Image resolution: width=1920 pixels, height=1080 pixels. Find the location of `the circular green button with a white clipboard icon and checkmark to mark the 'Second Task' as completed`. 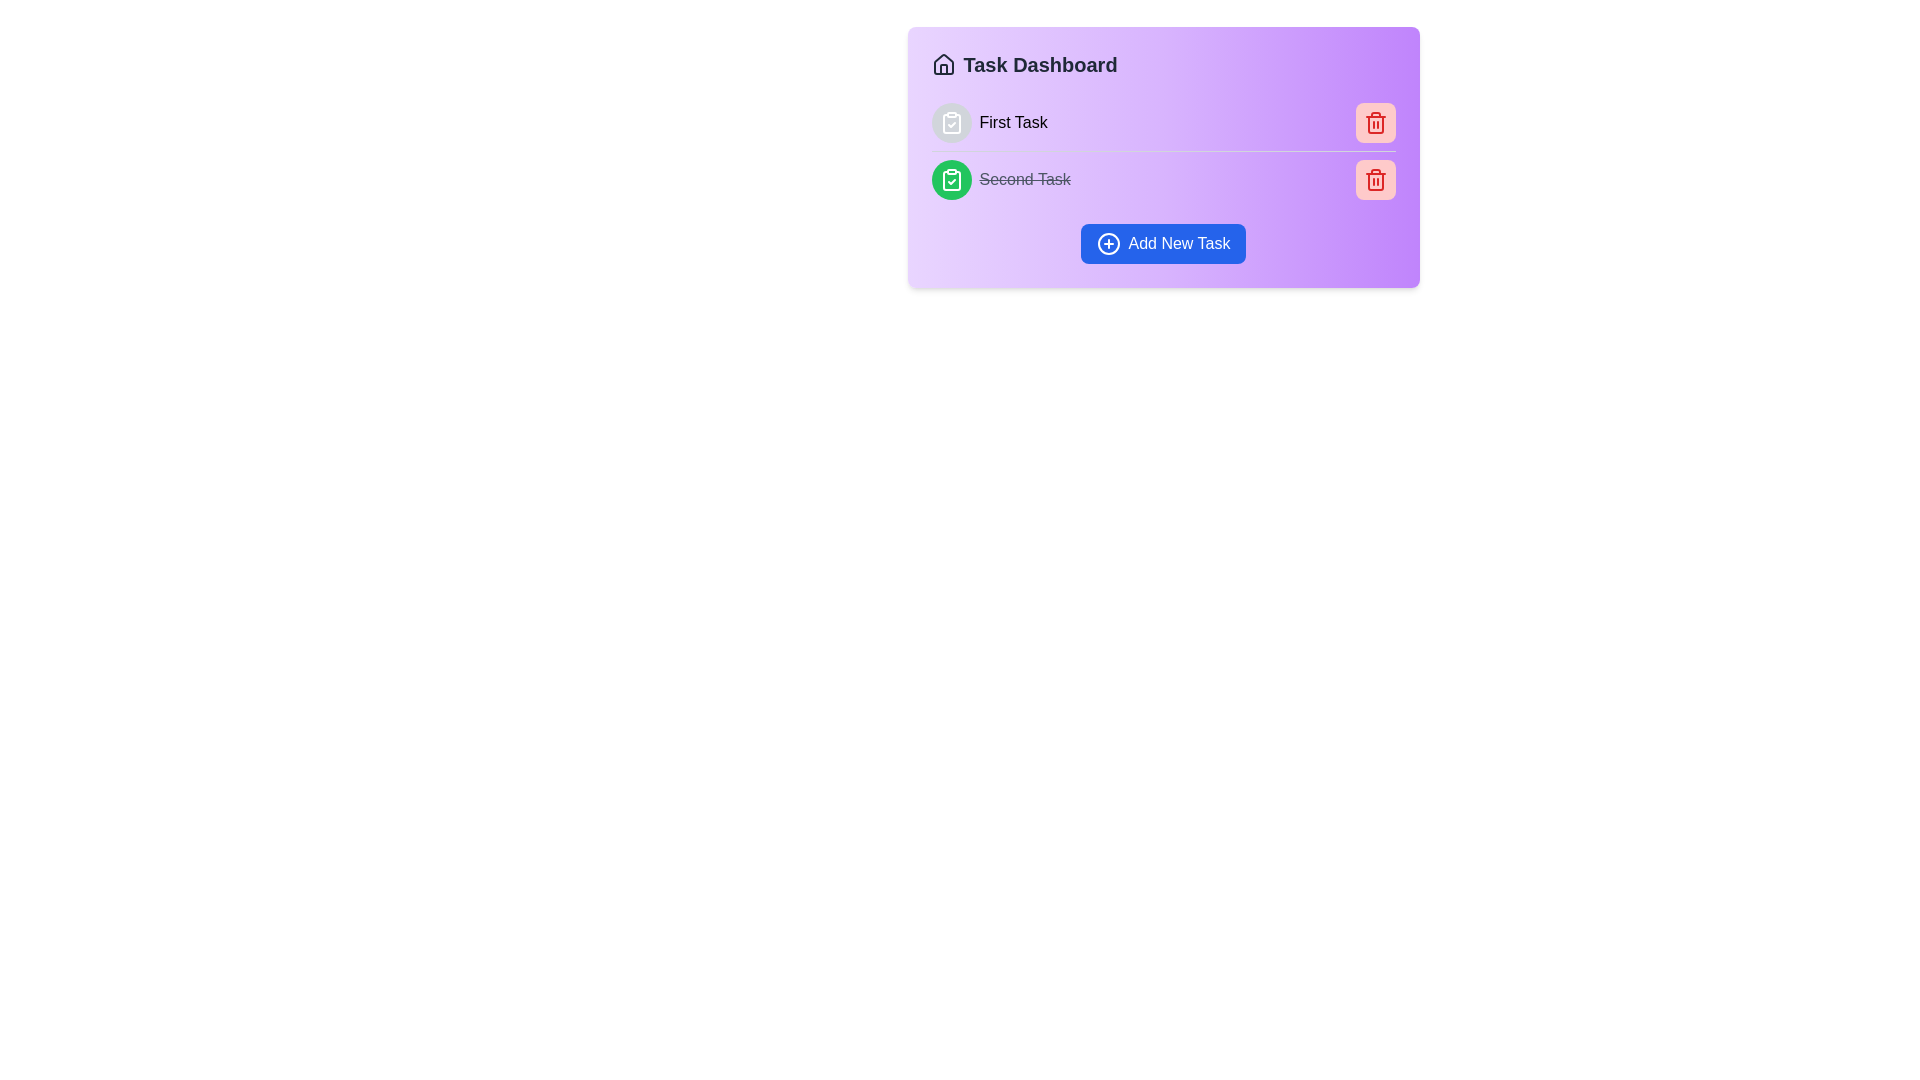

the circular green button with a white clipboard icon and checkmark to mark the 'Second Task' as completed is located at coordinates (950, 180).